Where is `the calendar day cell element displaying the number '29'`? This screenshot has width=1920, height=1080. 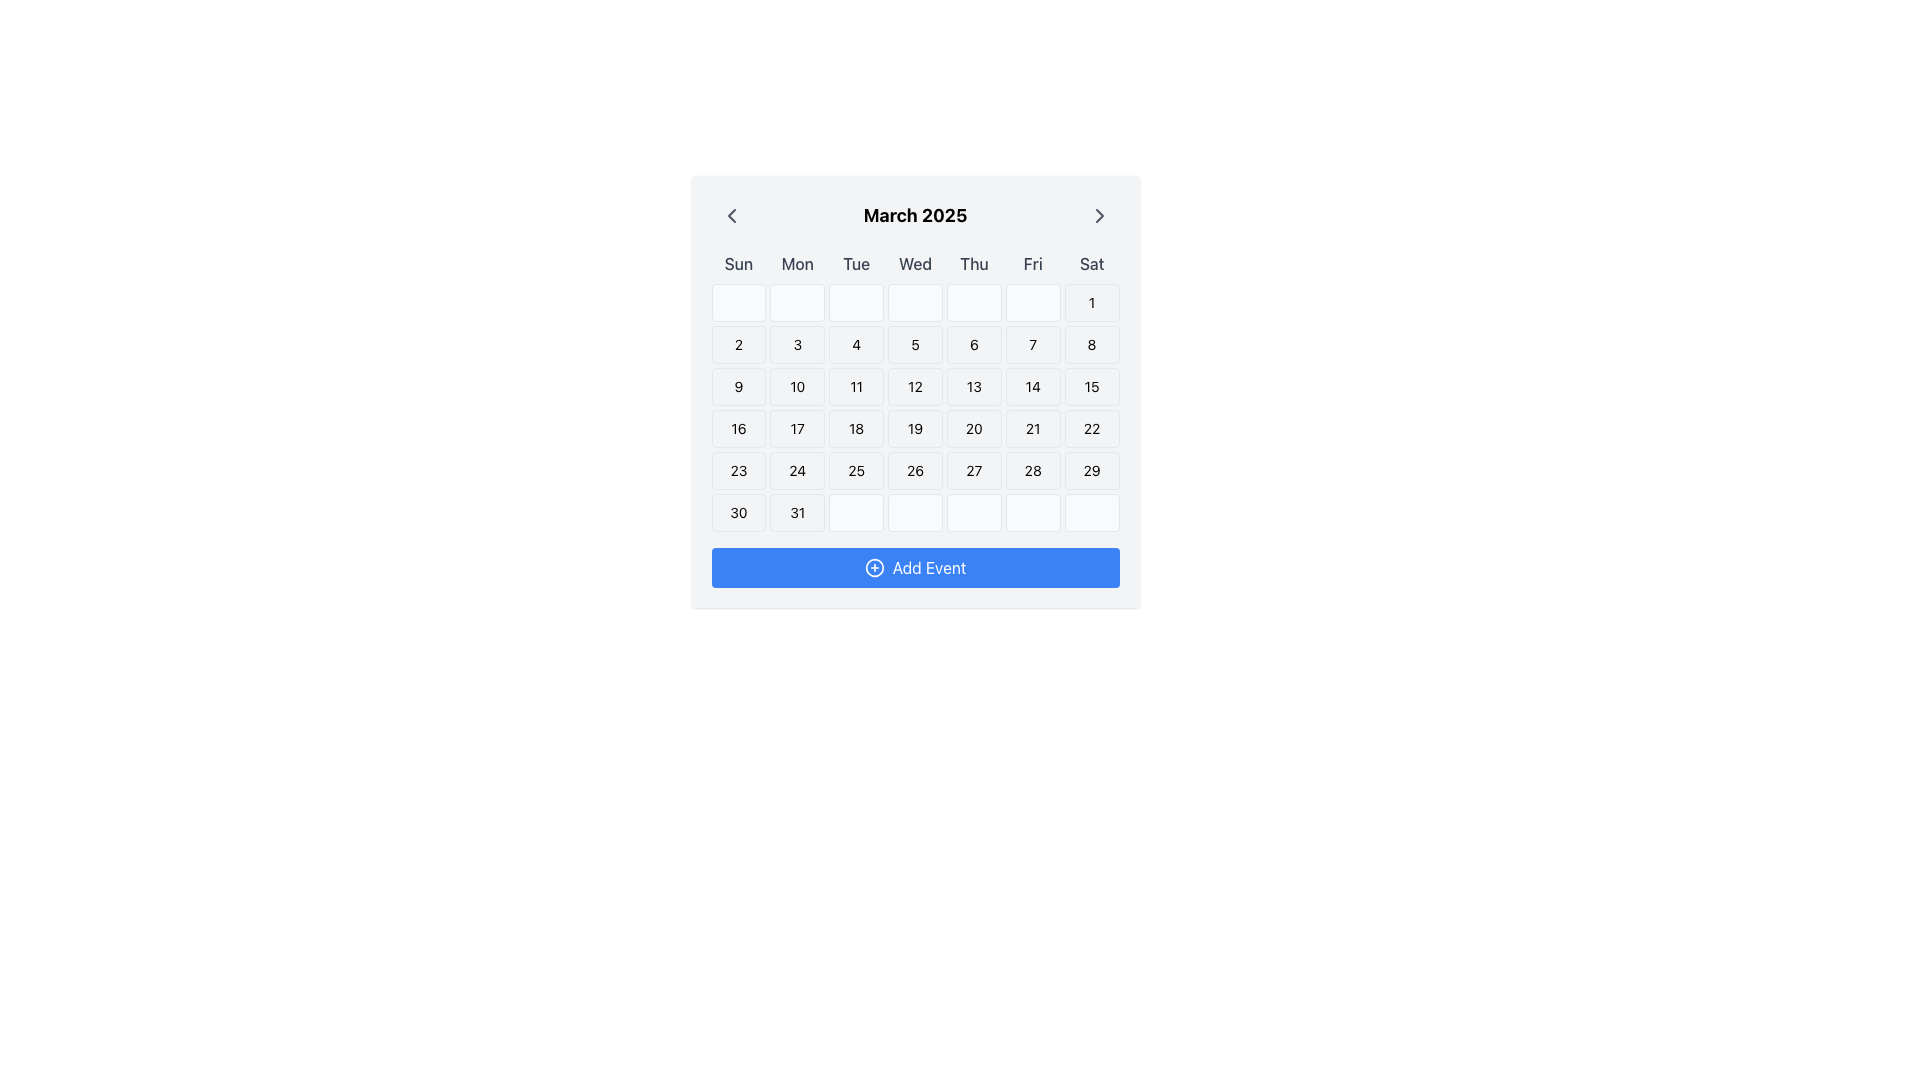
the calendar day cell element displaying the number '29' is located at coordinates (1090, 470).